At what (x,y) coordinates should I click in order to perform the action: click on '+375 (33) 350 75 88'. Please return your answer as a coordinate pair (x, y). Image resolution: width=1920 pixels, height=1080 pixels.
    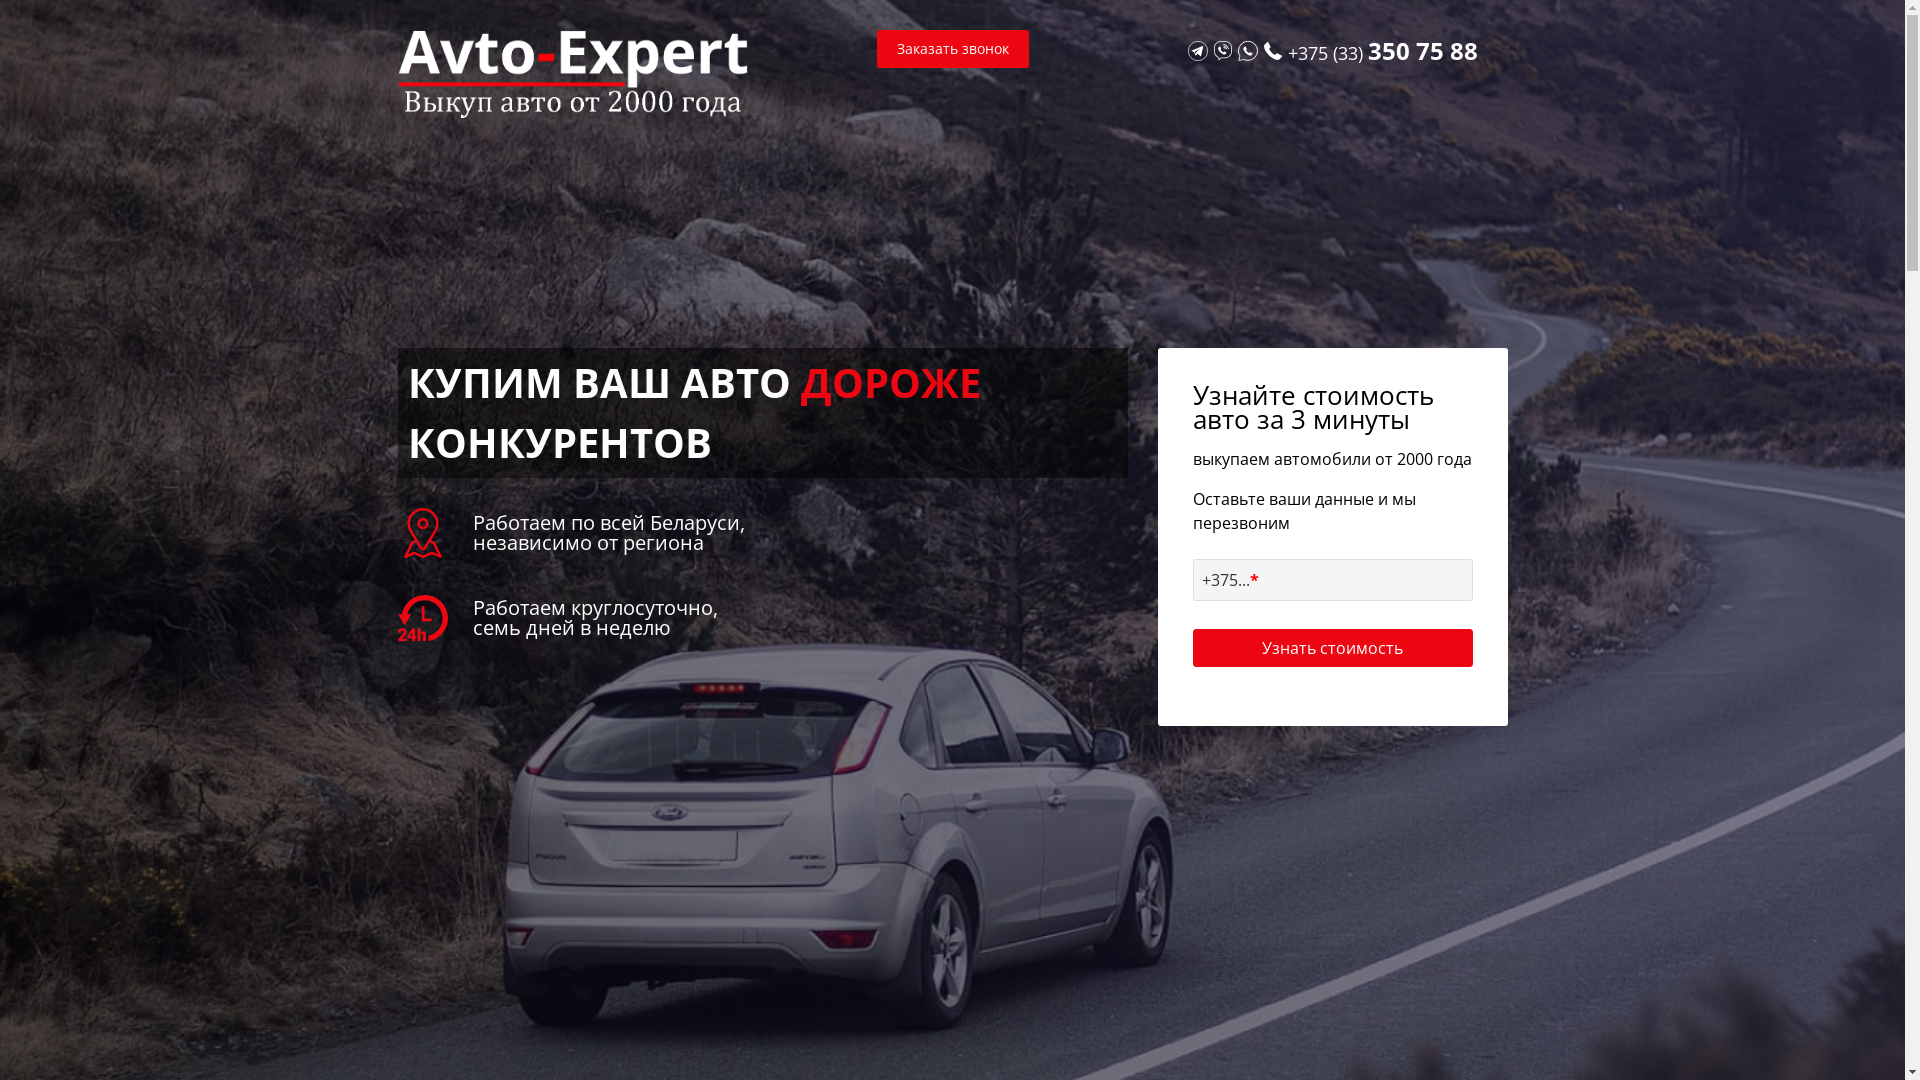
    Looking at the image, I should click on (1381, 52).